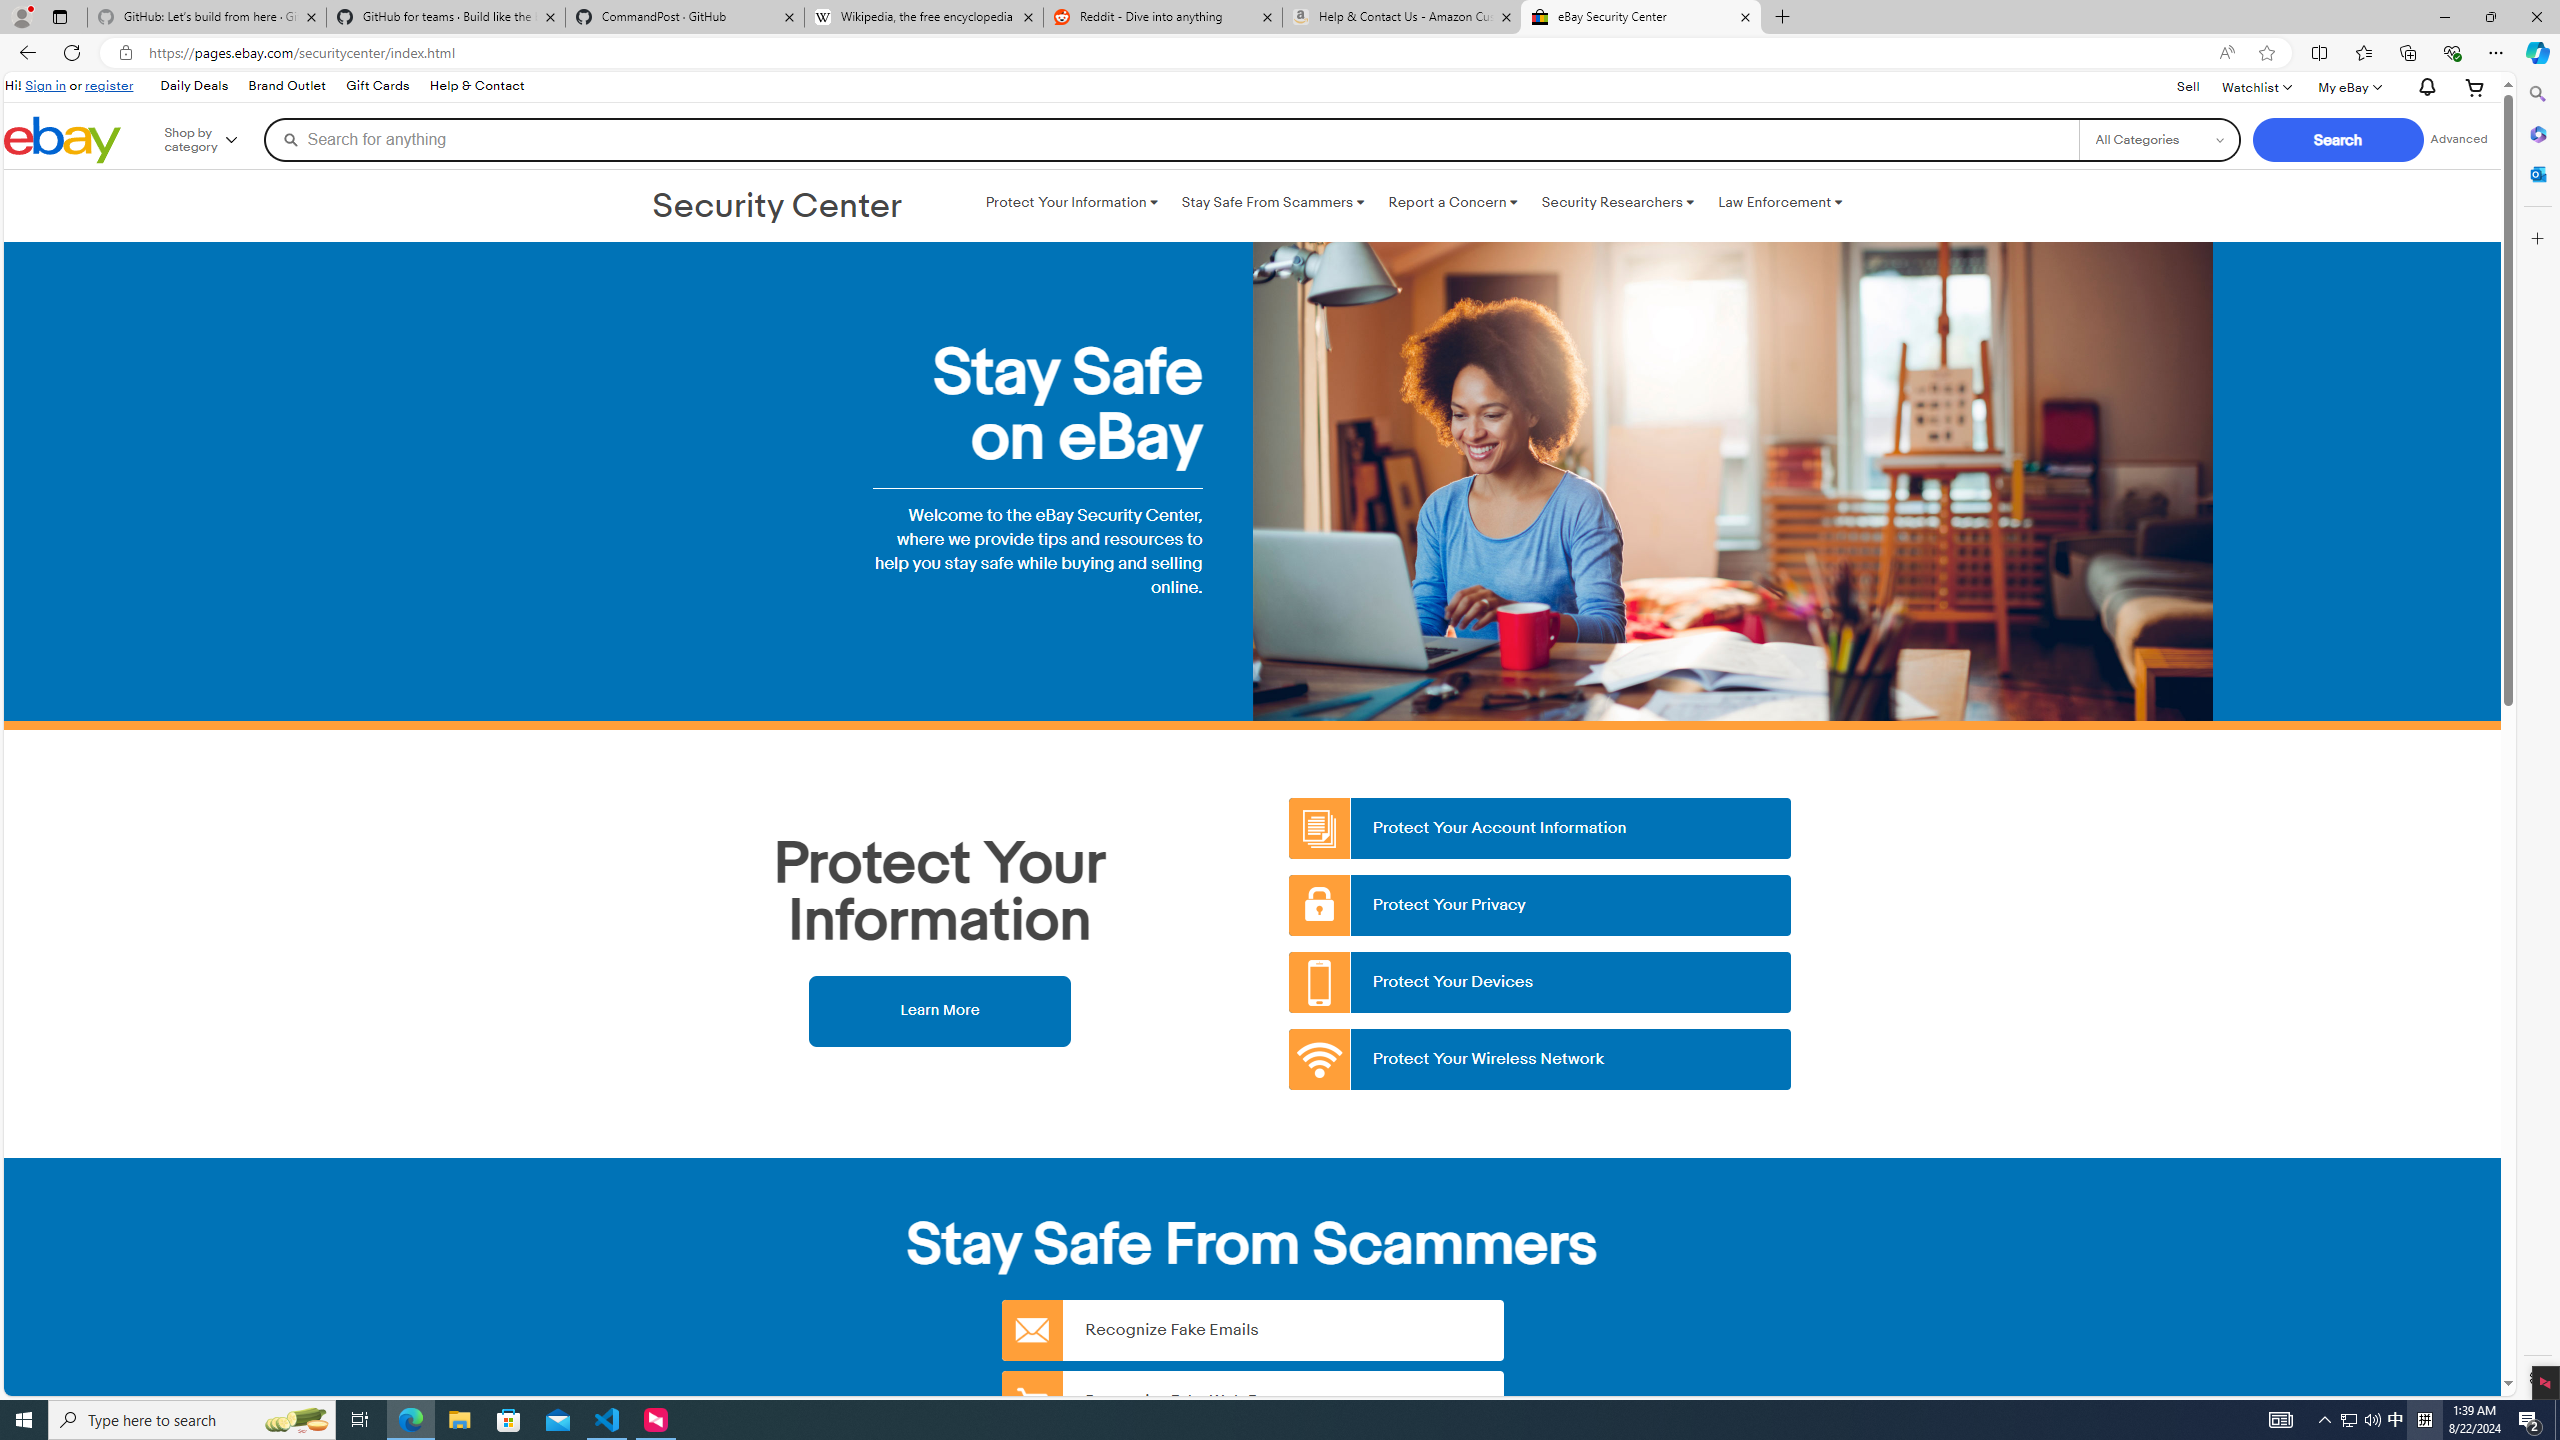  What do you see at coordinates (376, 85) in the screenshot?
I see `'Gift Cards'` at bounding box center [376, 85].